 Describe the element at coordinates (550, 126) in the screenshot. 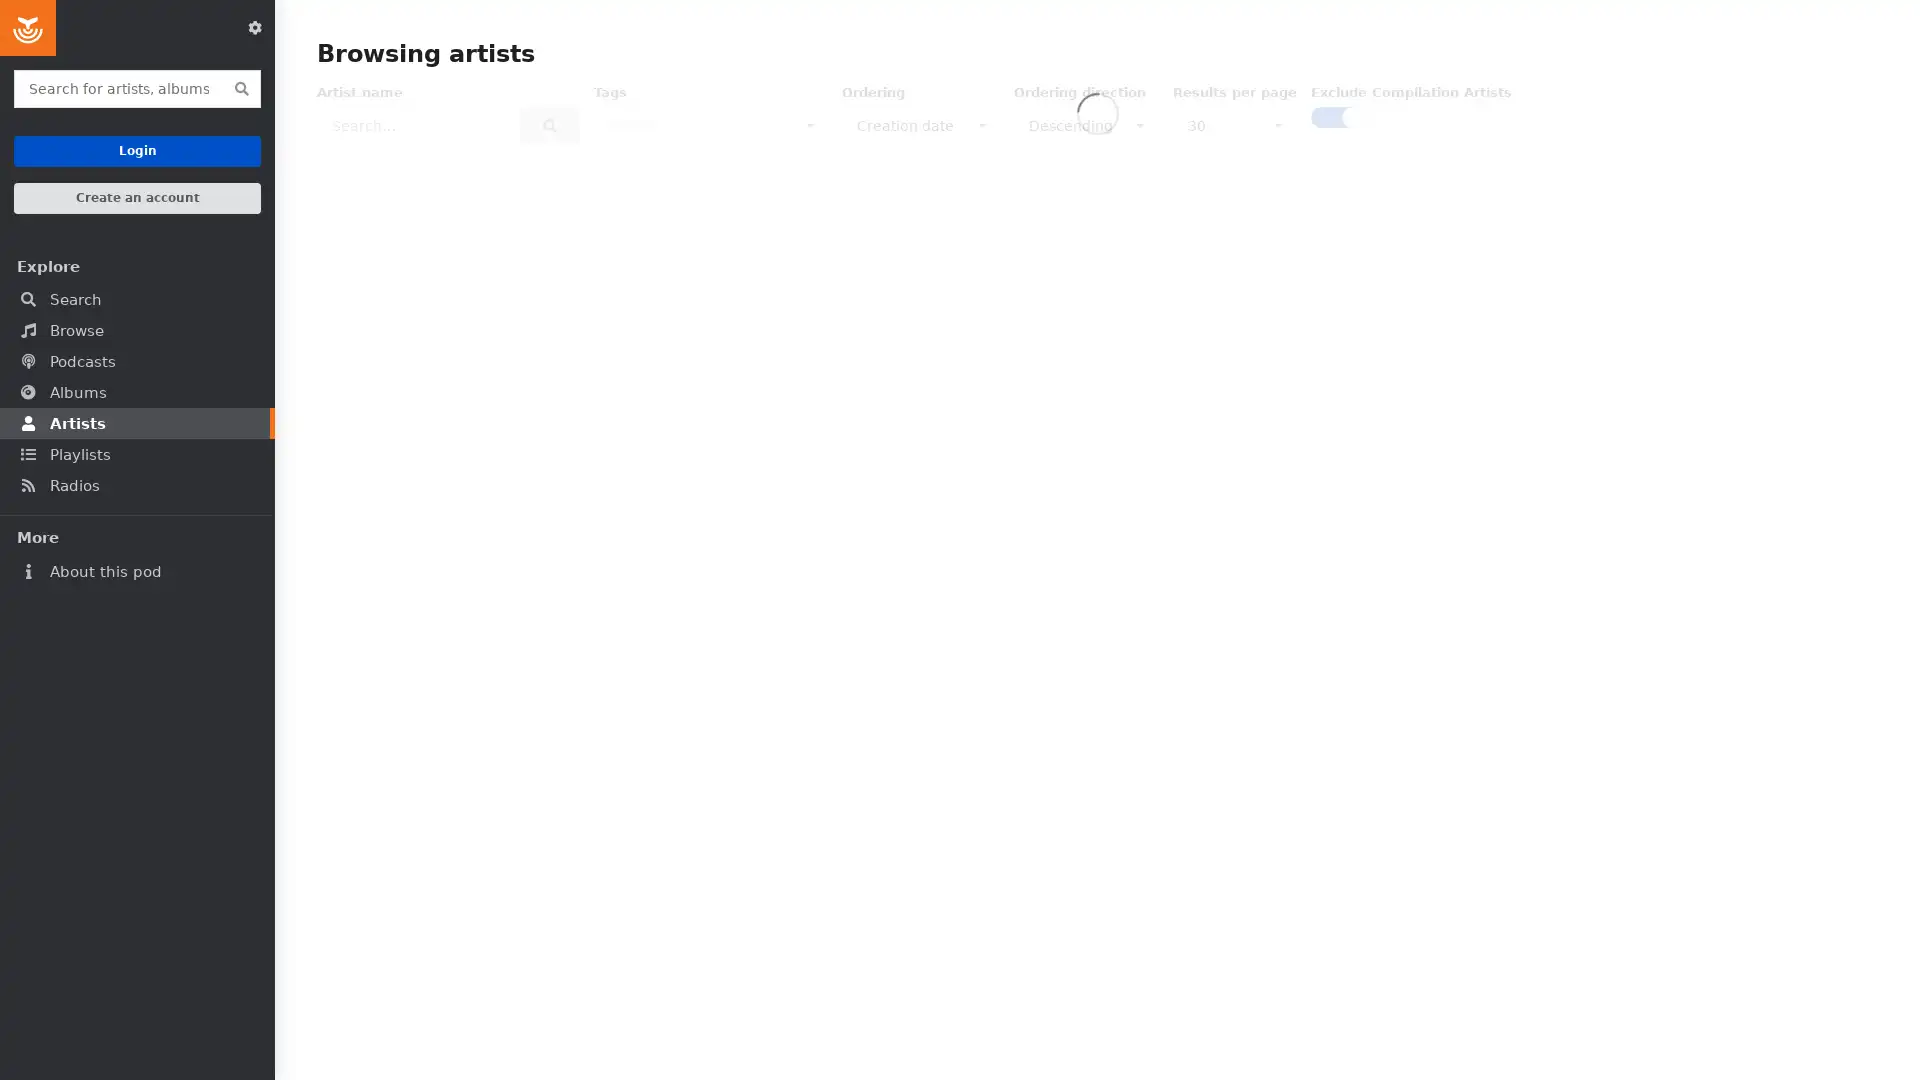

I see `Search` at that location.